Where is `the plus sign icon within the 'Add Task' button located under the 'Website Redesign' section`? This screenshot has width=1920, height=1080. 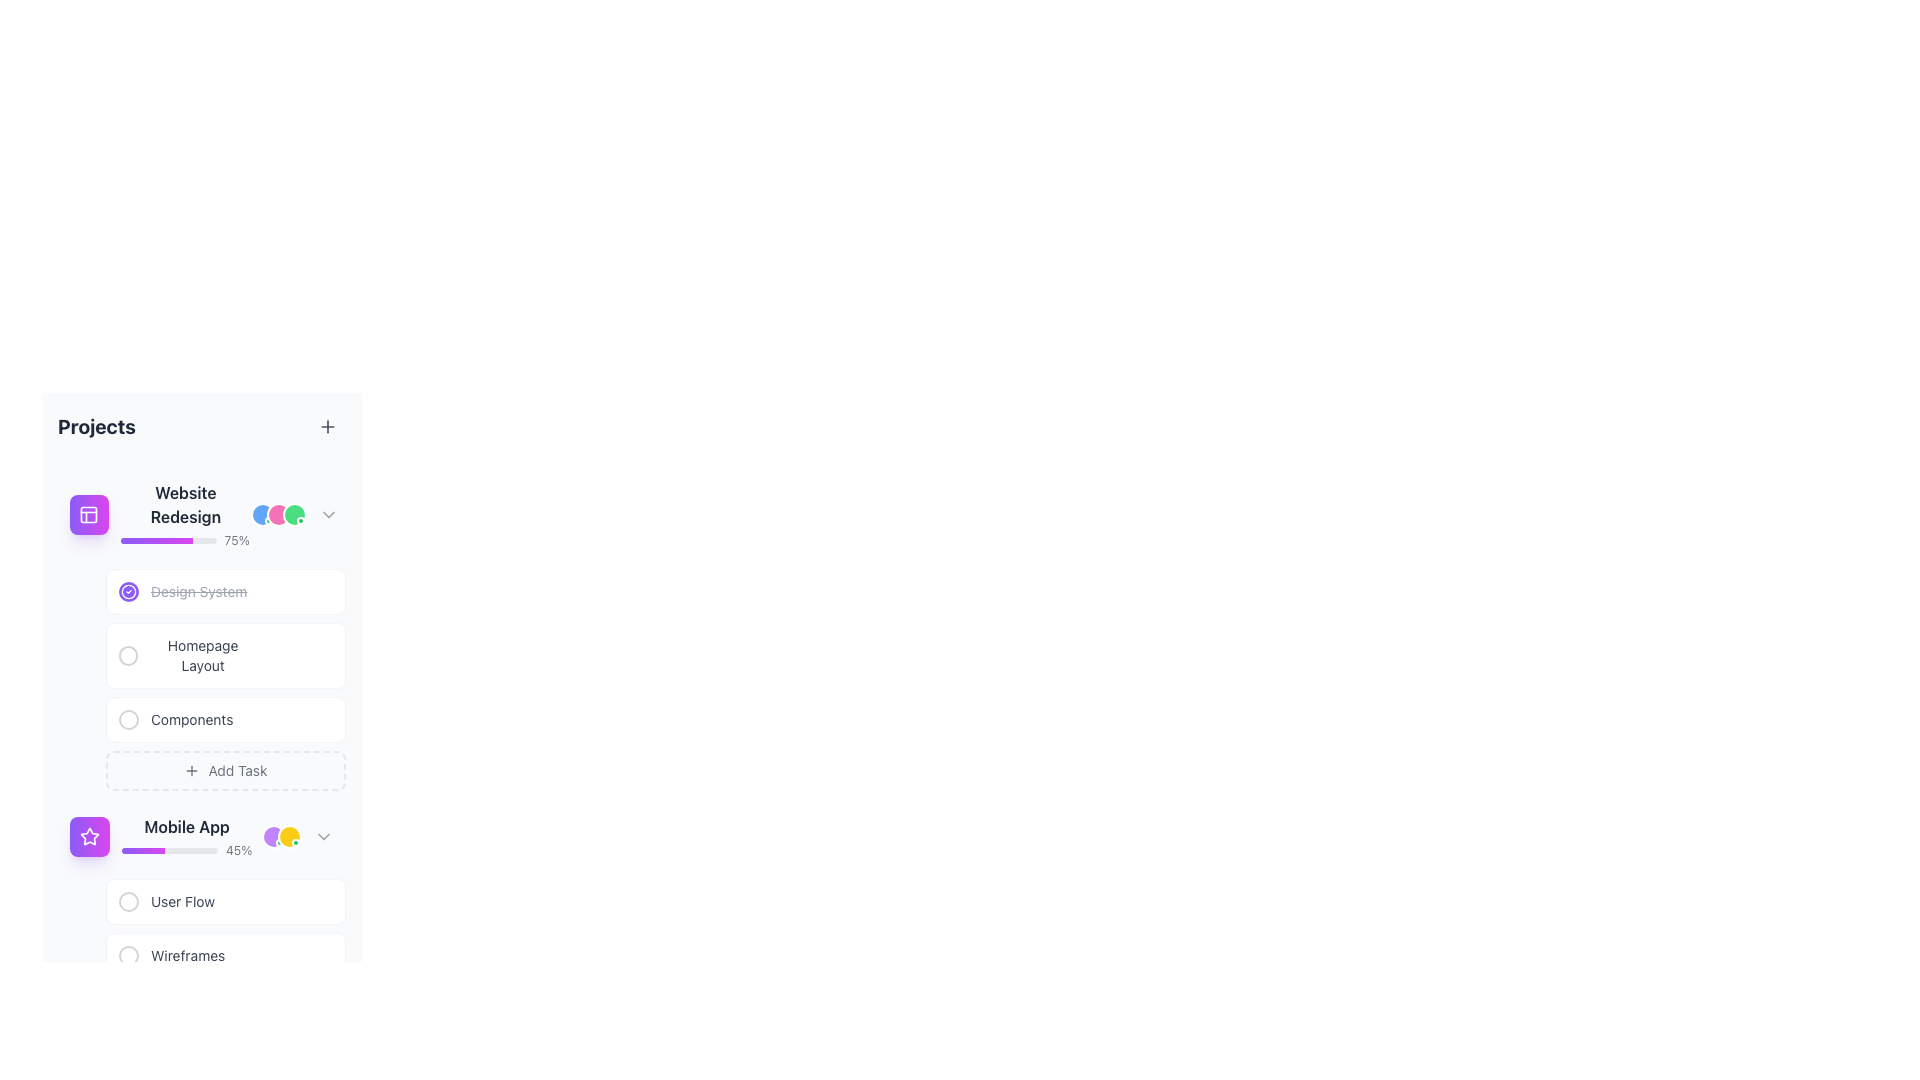
the plus sign icon within the 'Add Task' button located under the 'Website Redesign' section is located at coordinates (192, 770).